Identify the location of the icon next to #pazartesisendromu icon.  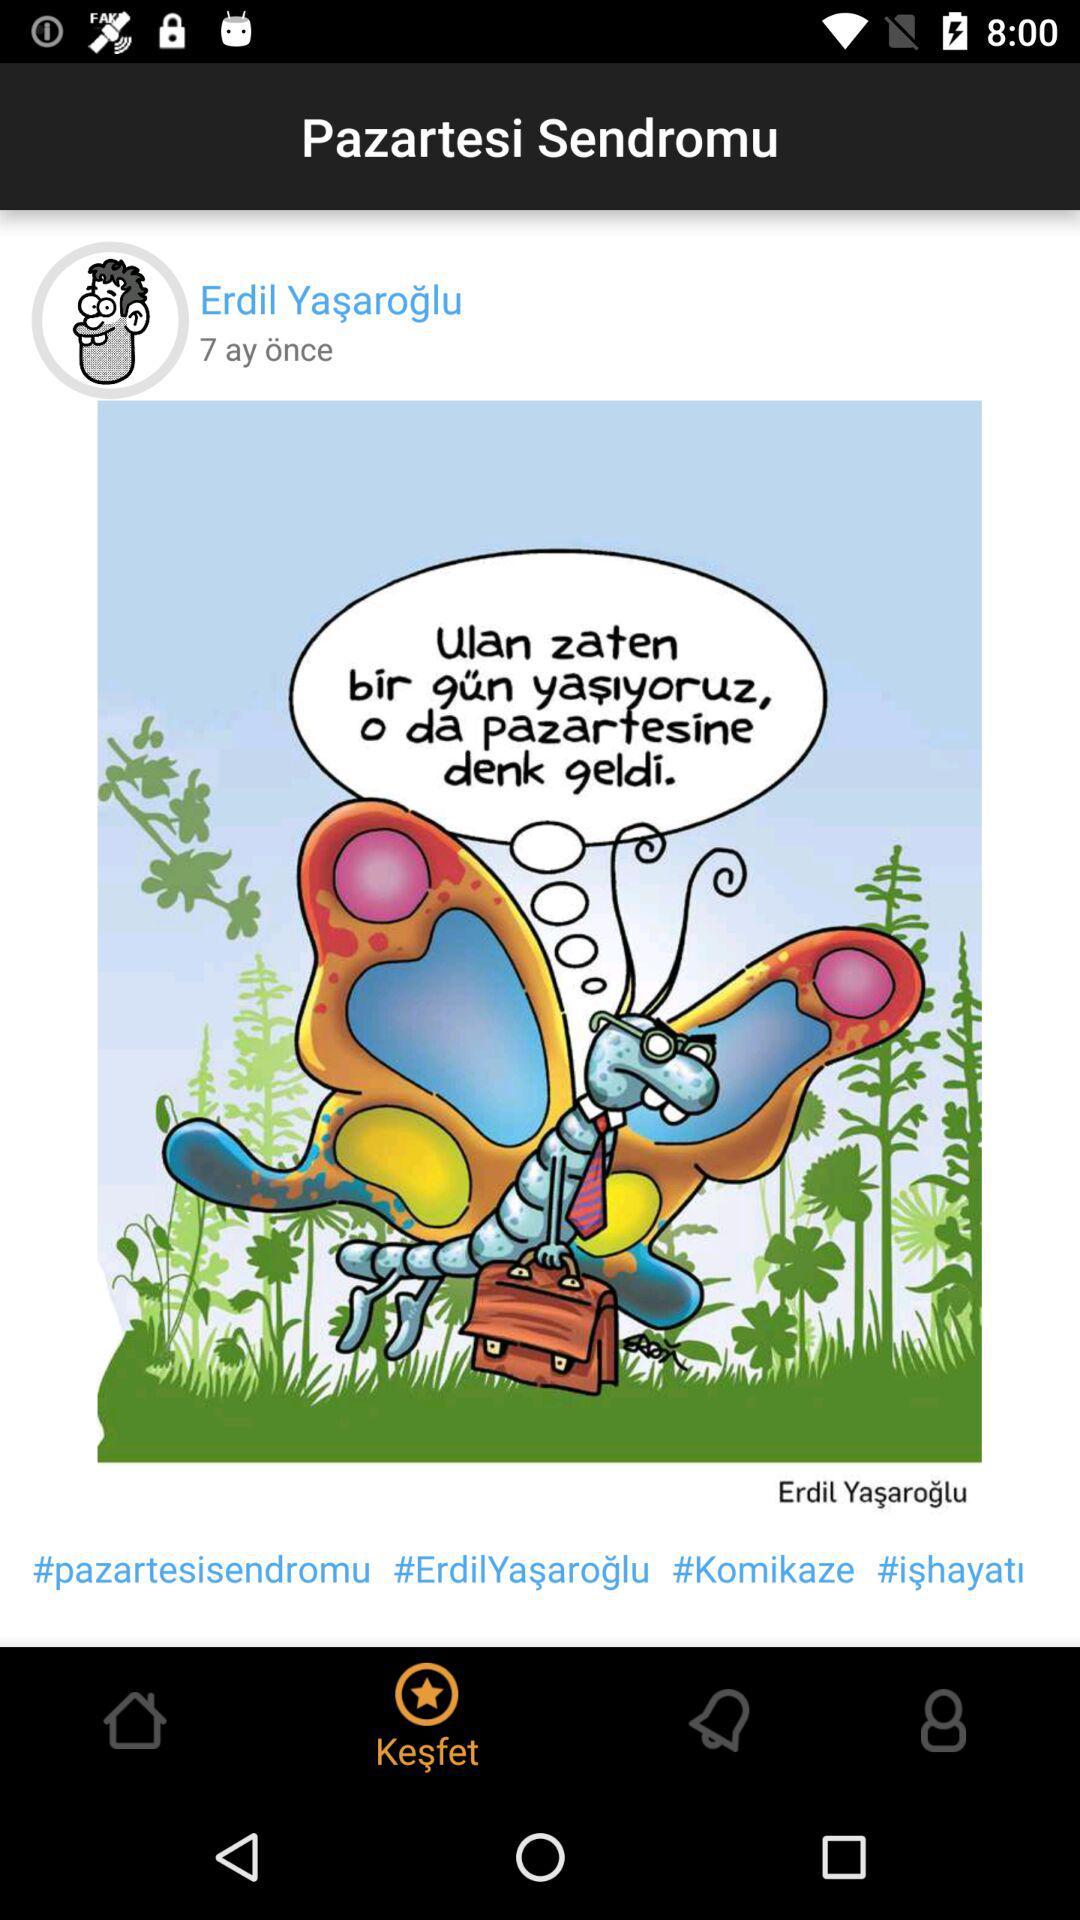
(520, 1567).